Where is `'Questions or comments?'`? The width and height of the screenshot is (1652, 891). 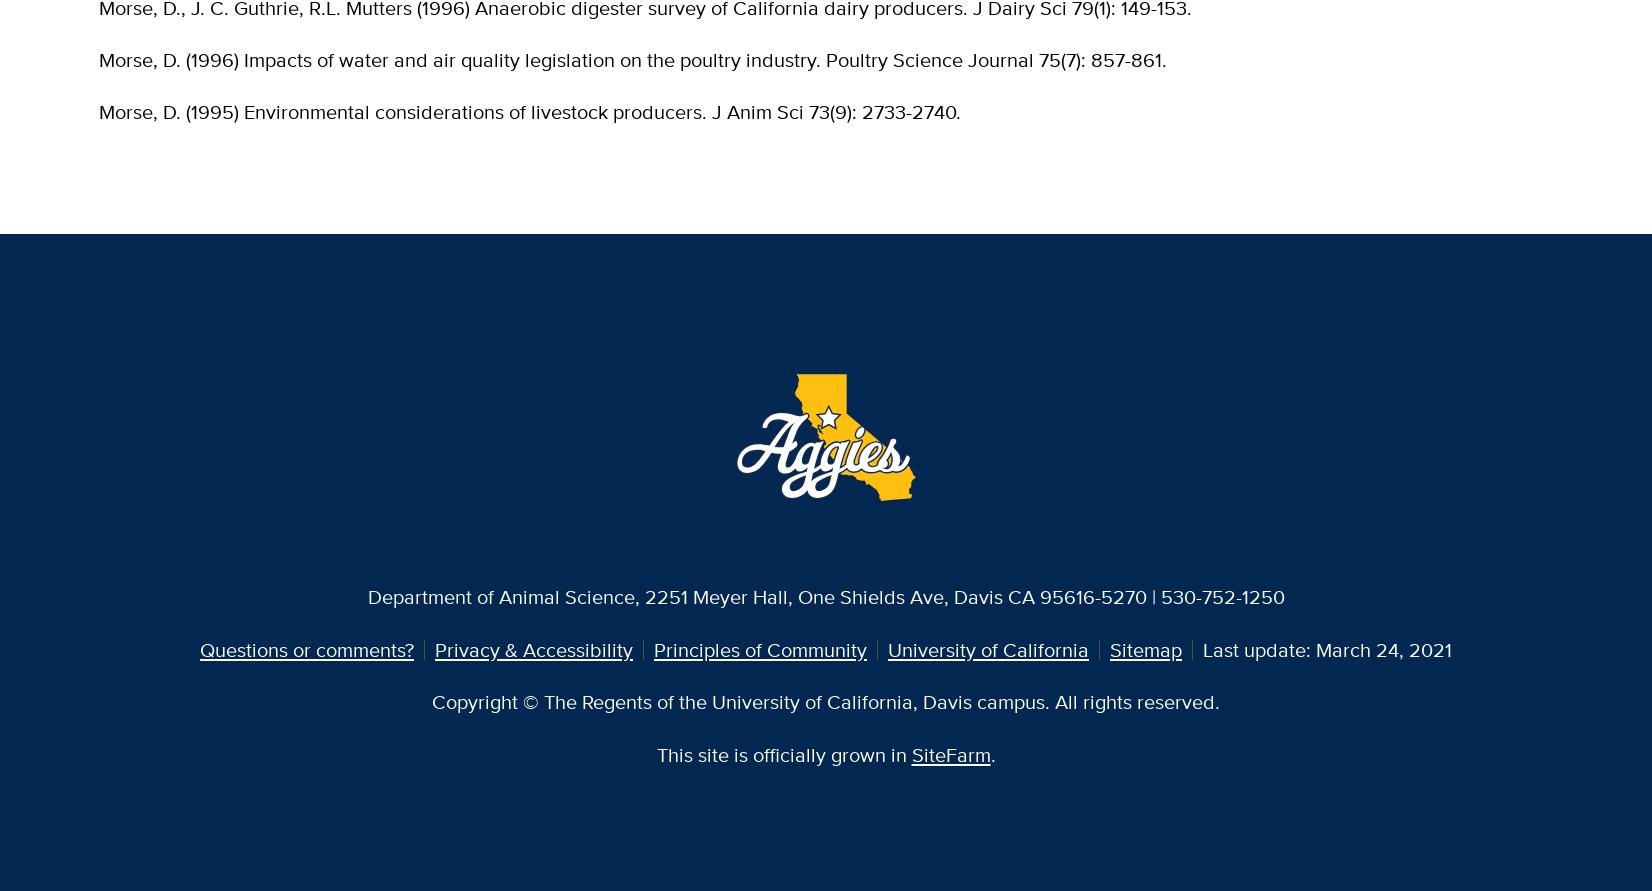
'Questions or comments?' is located at coordinates (306, 647).